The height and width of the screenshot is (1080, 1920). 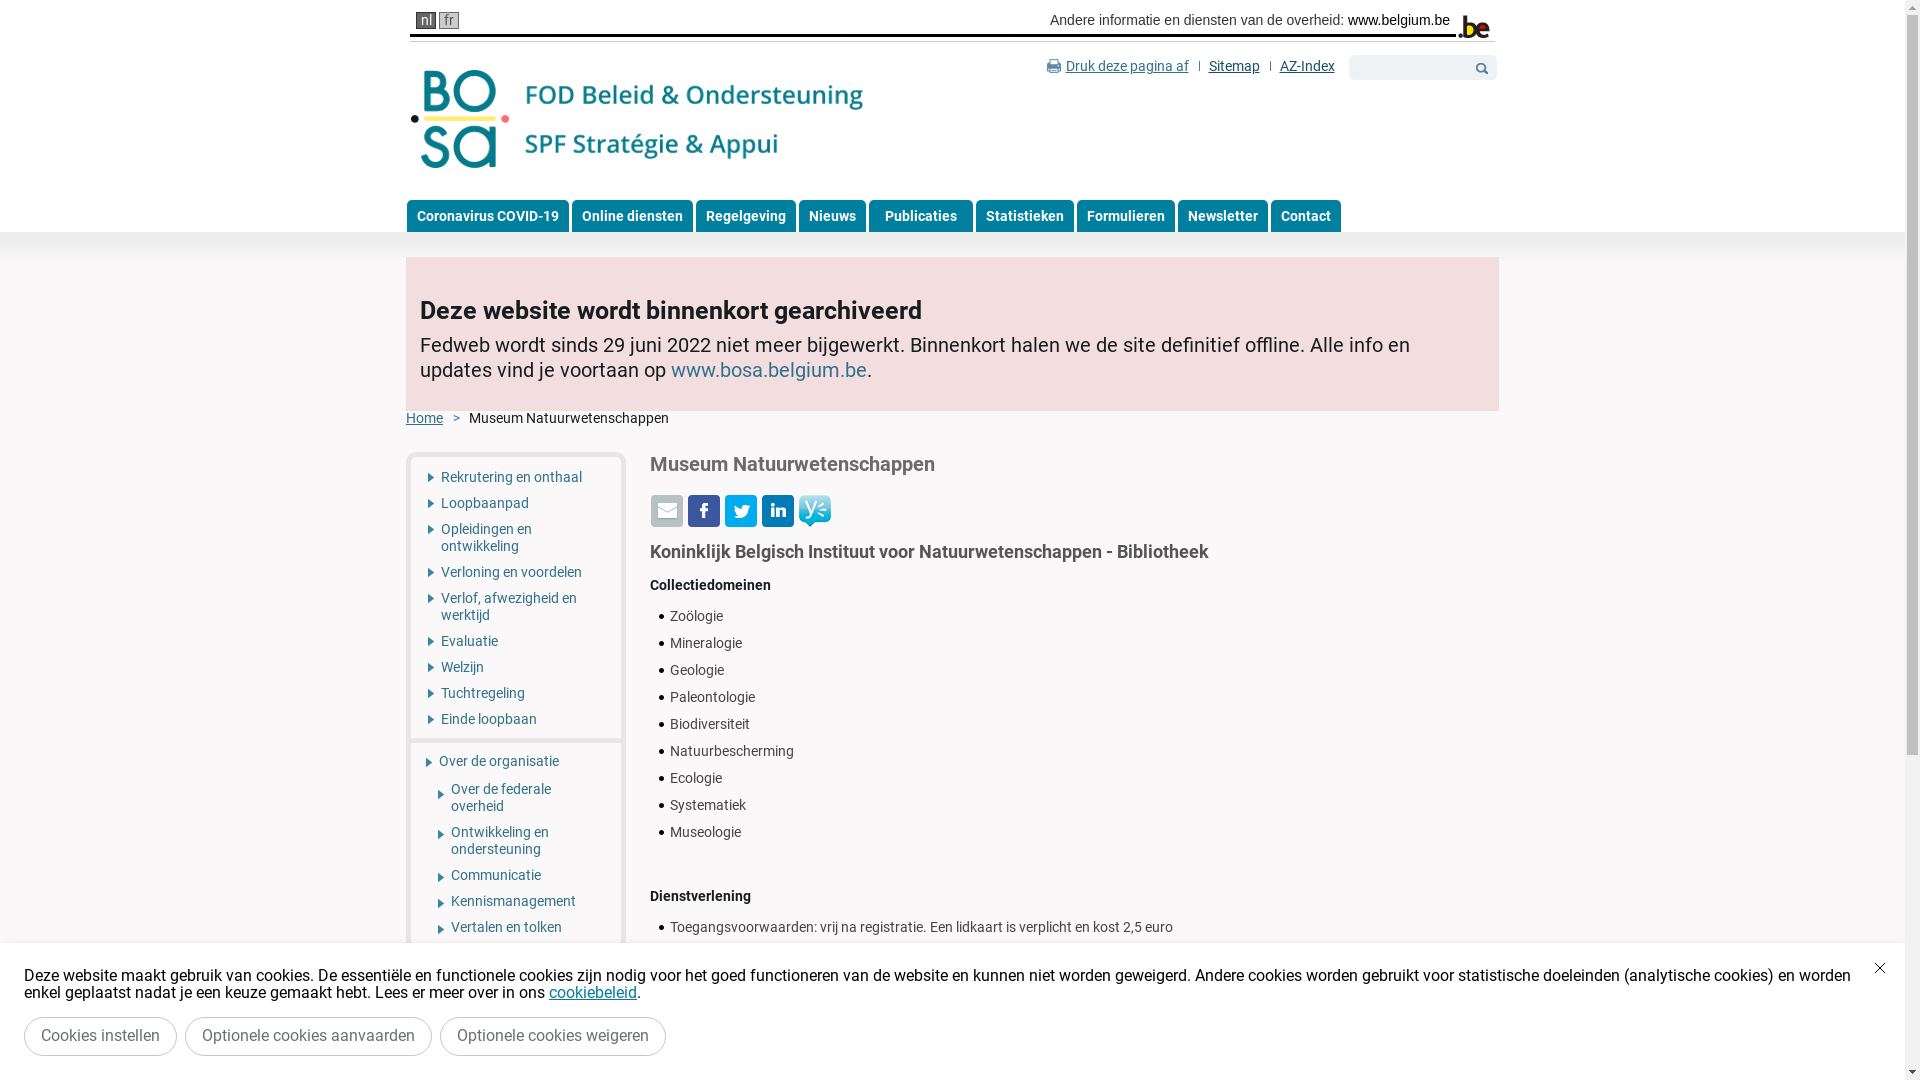 I want to click on 'nl', so click(x=415, y=20).